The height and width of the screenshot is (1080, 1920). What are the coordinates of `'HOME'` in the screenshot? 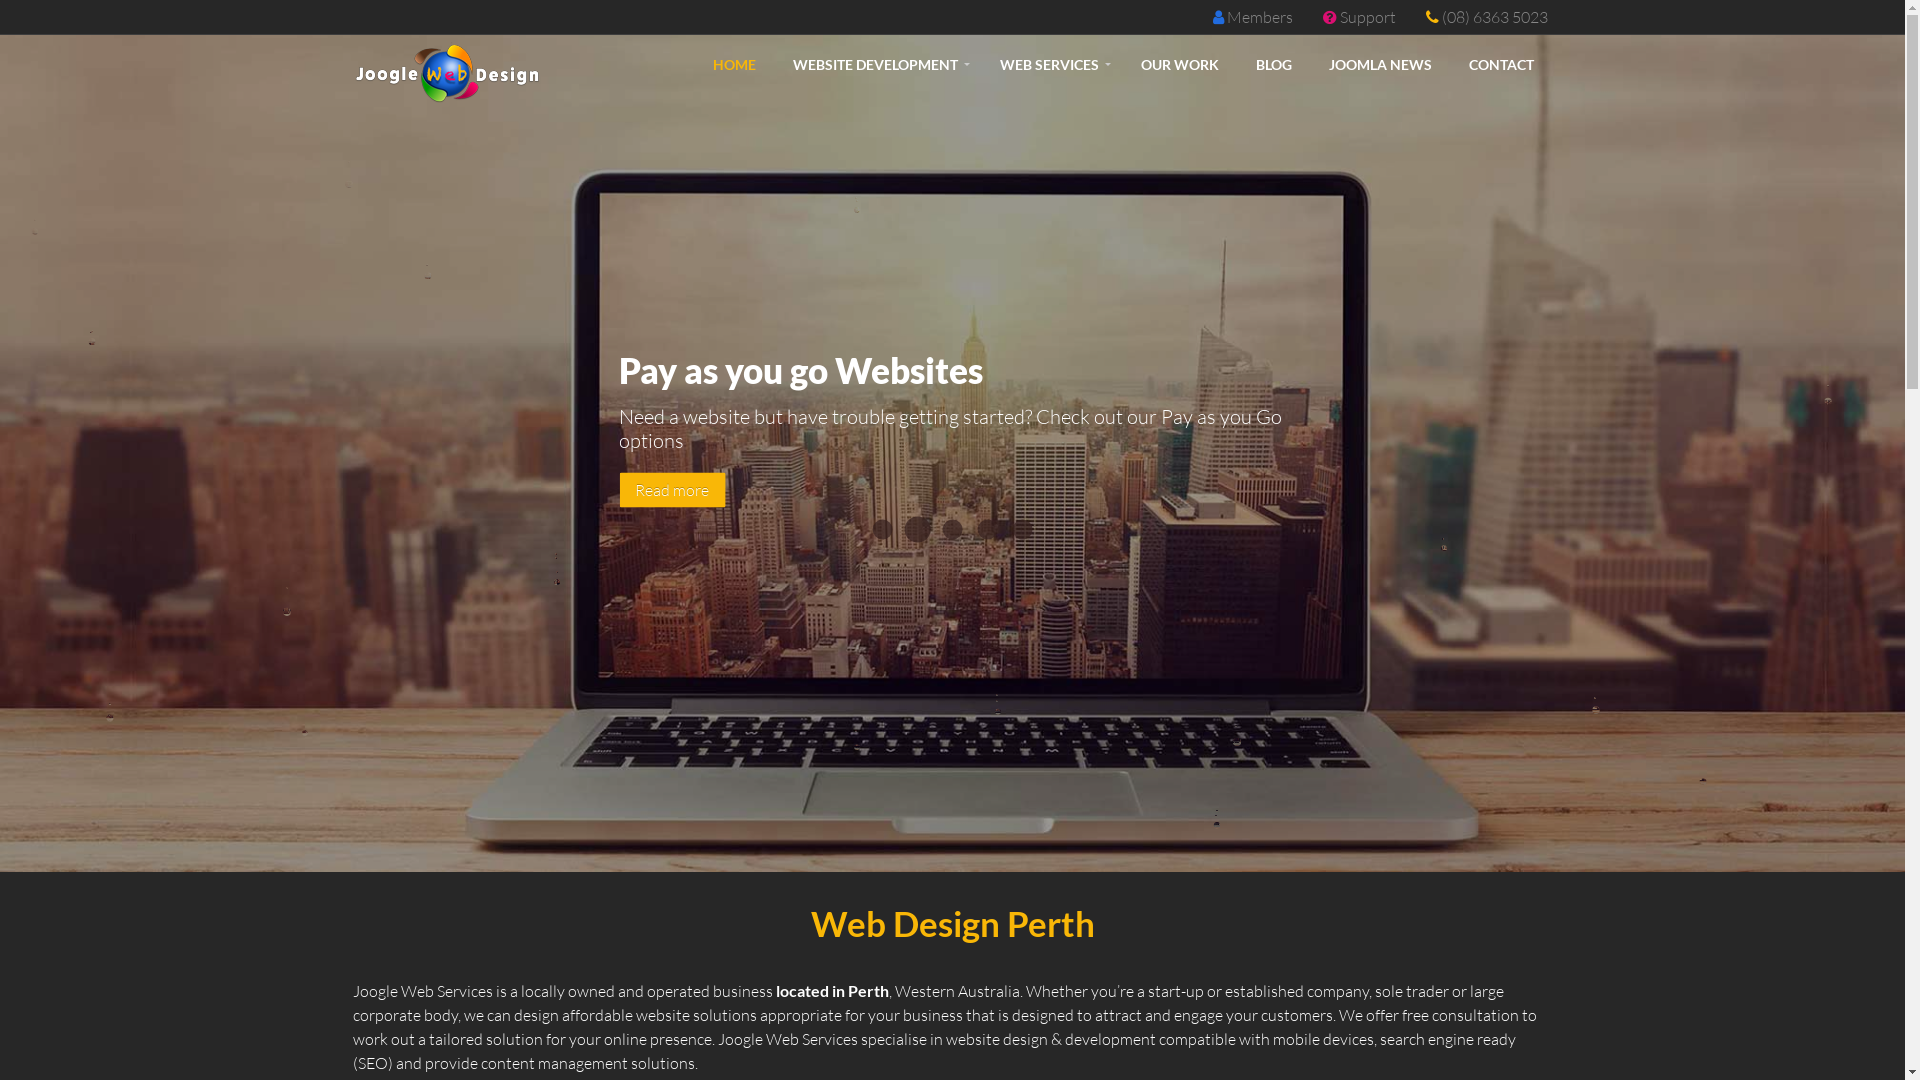 It's located at (732, 64).